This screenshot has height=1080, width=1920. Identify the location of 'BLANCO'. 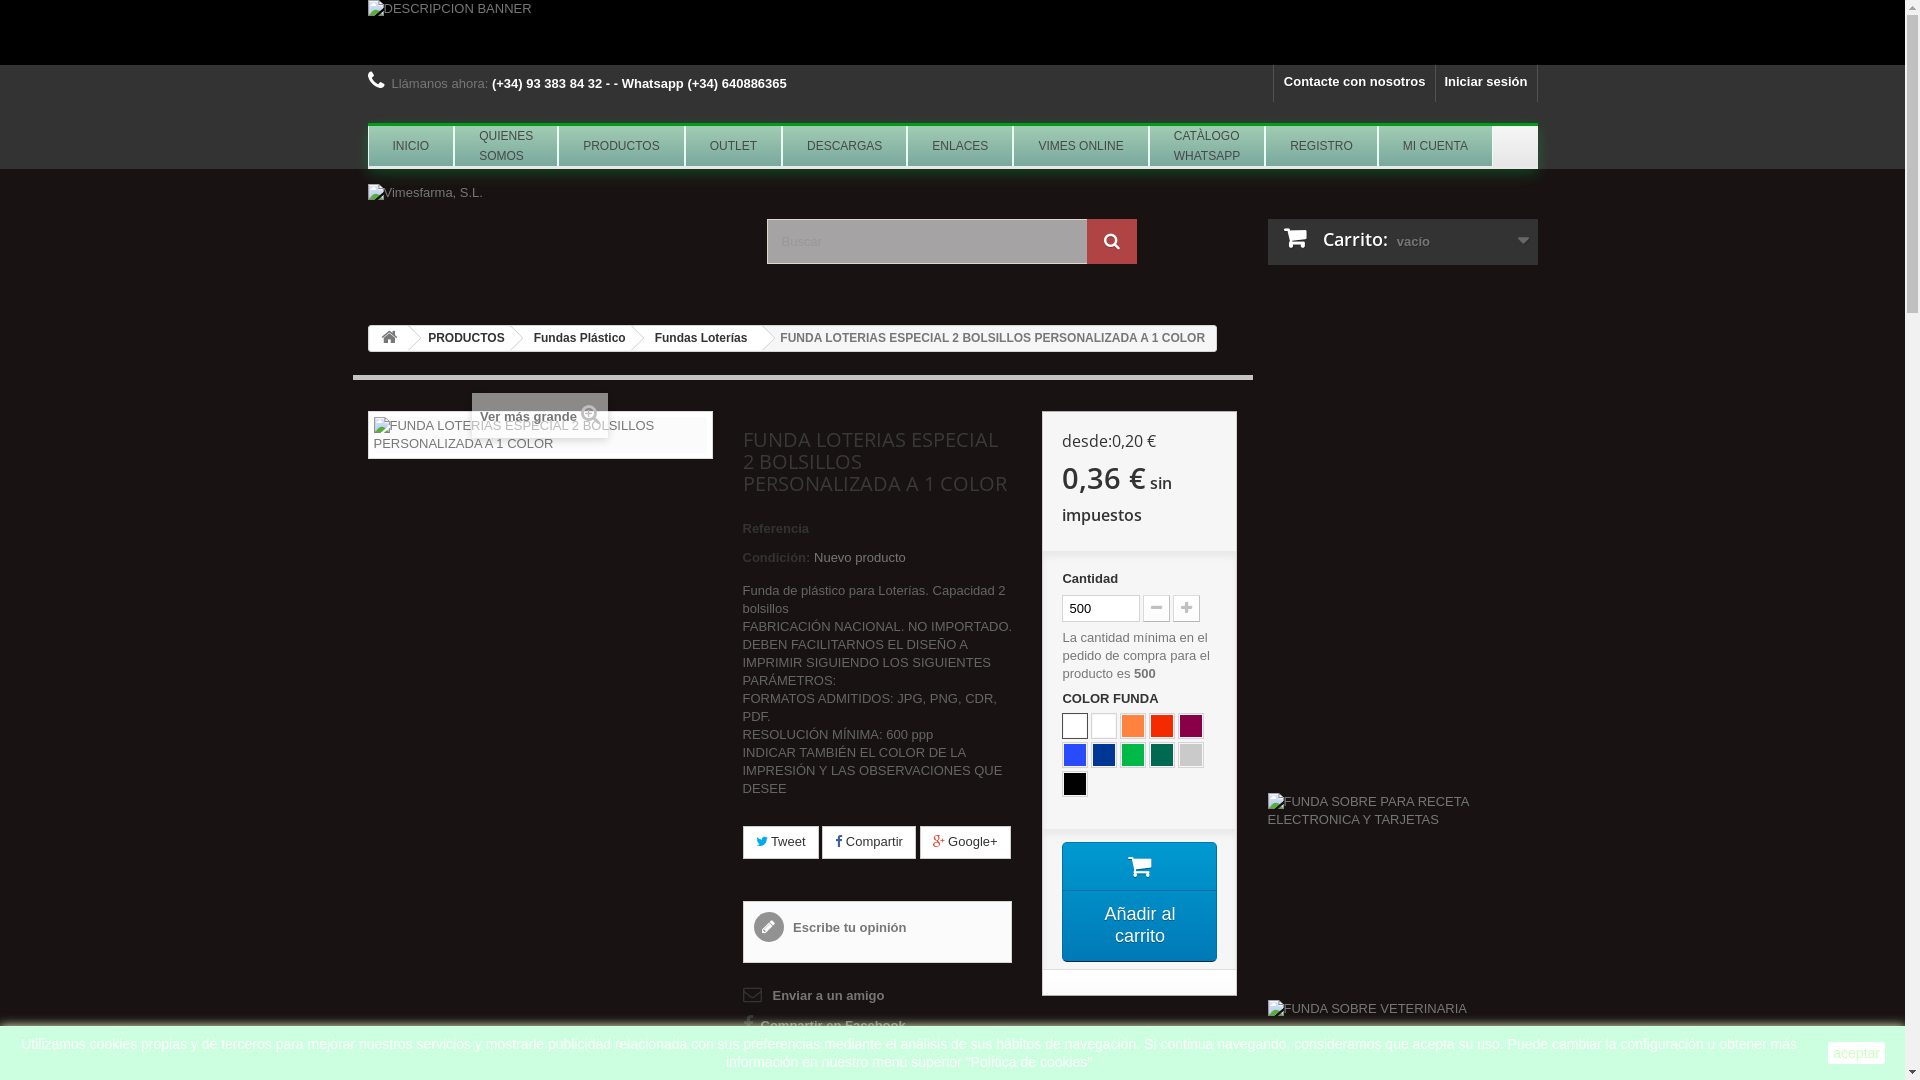
(1103, 725).